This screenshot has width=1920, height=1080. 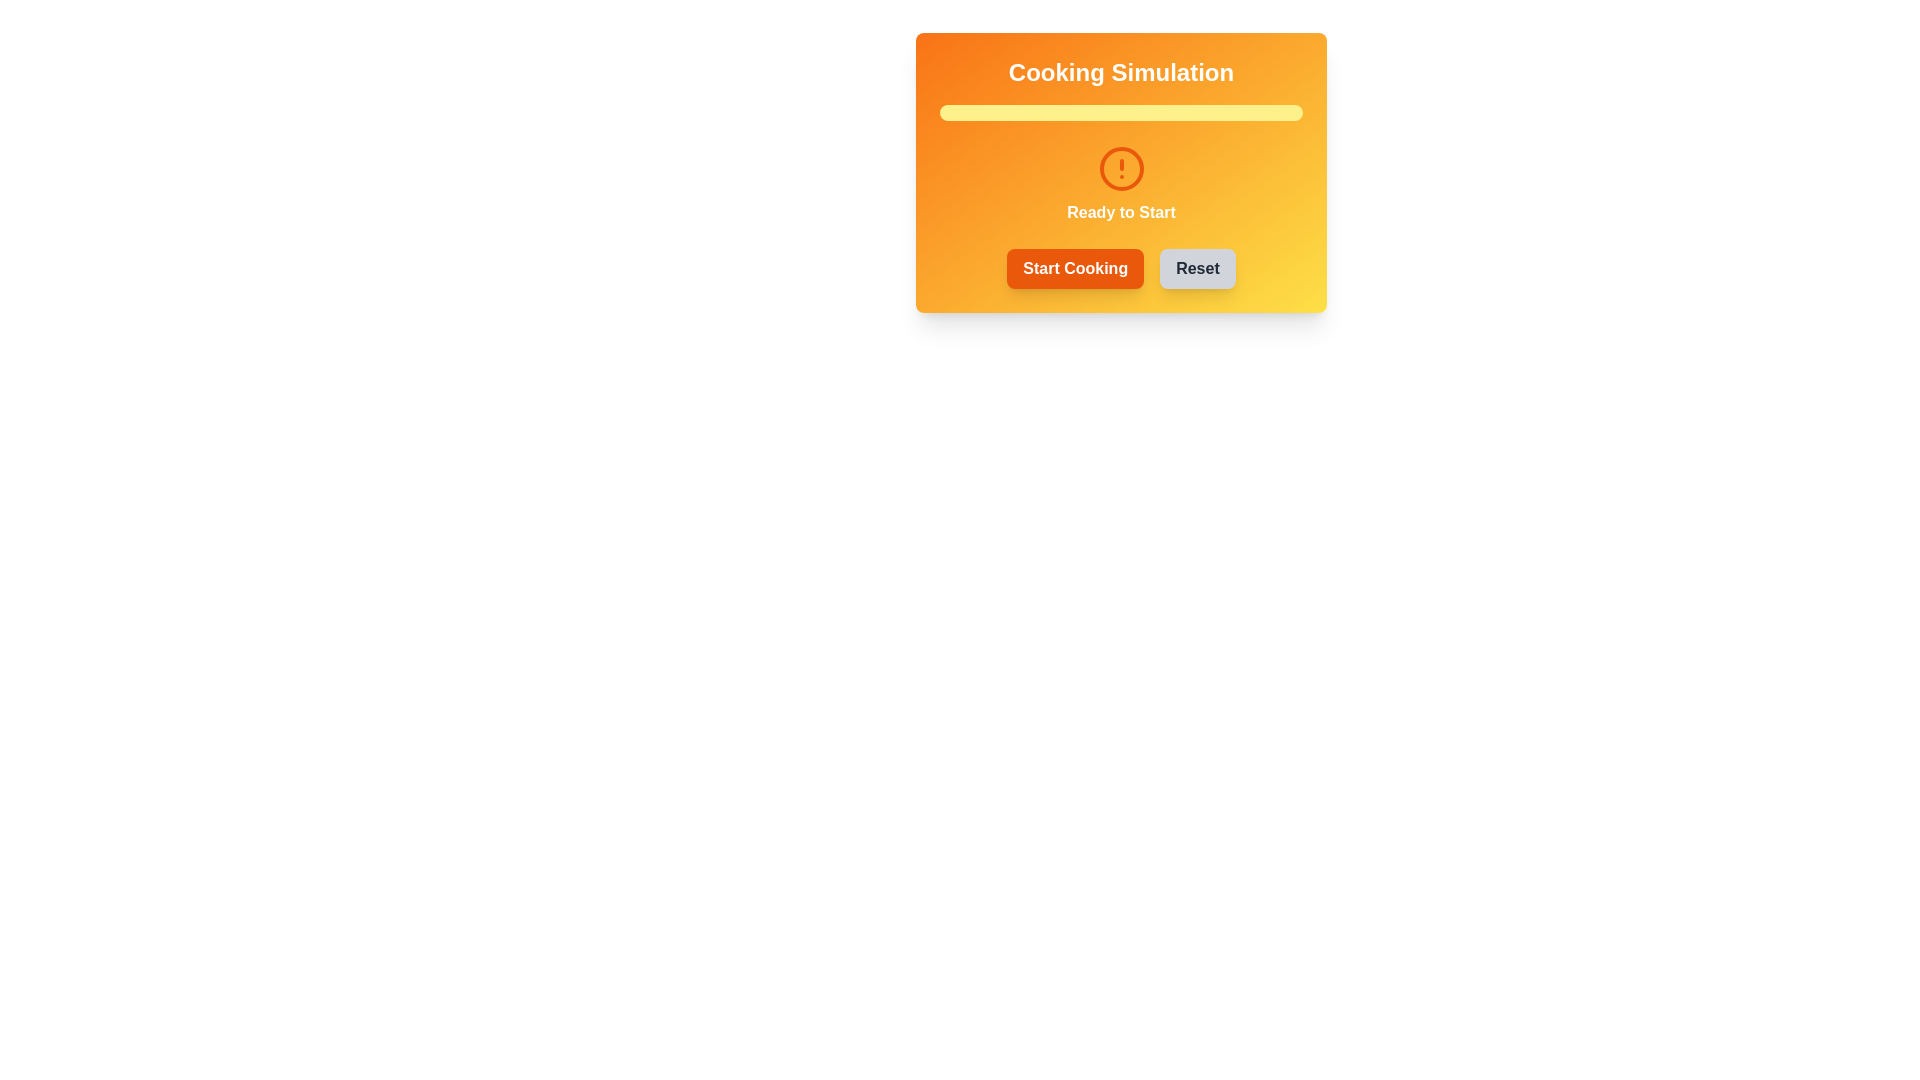 I want to click on the progress bar located below the title 'Cooking Simulation' and above the text 'Ready to Start' in the Cooking Simulation interface, so click(x=1121, y=112).